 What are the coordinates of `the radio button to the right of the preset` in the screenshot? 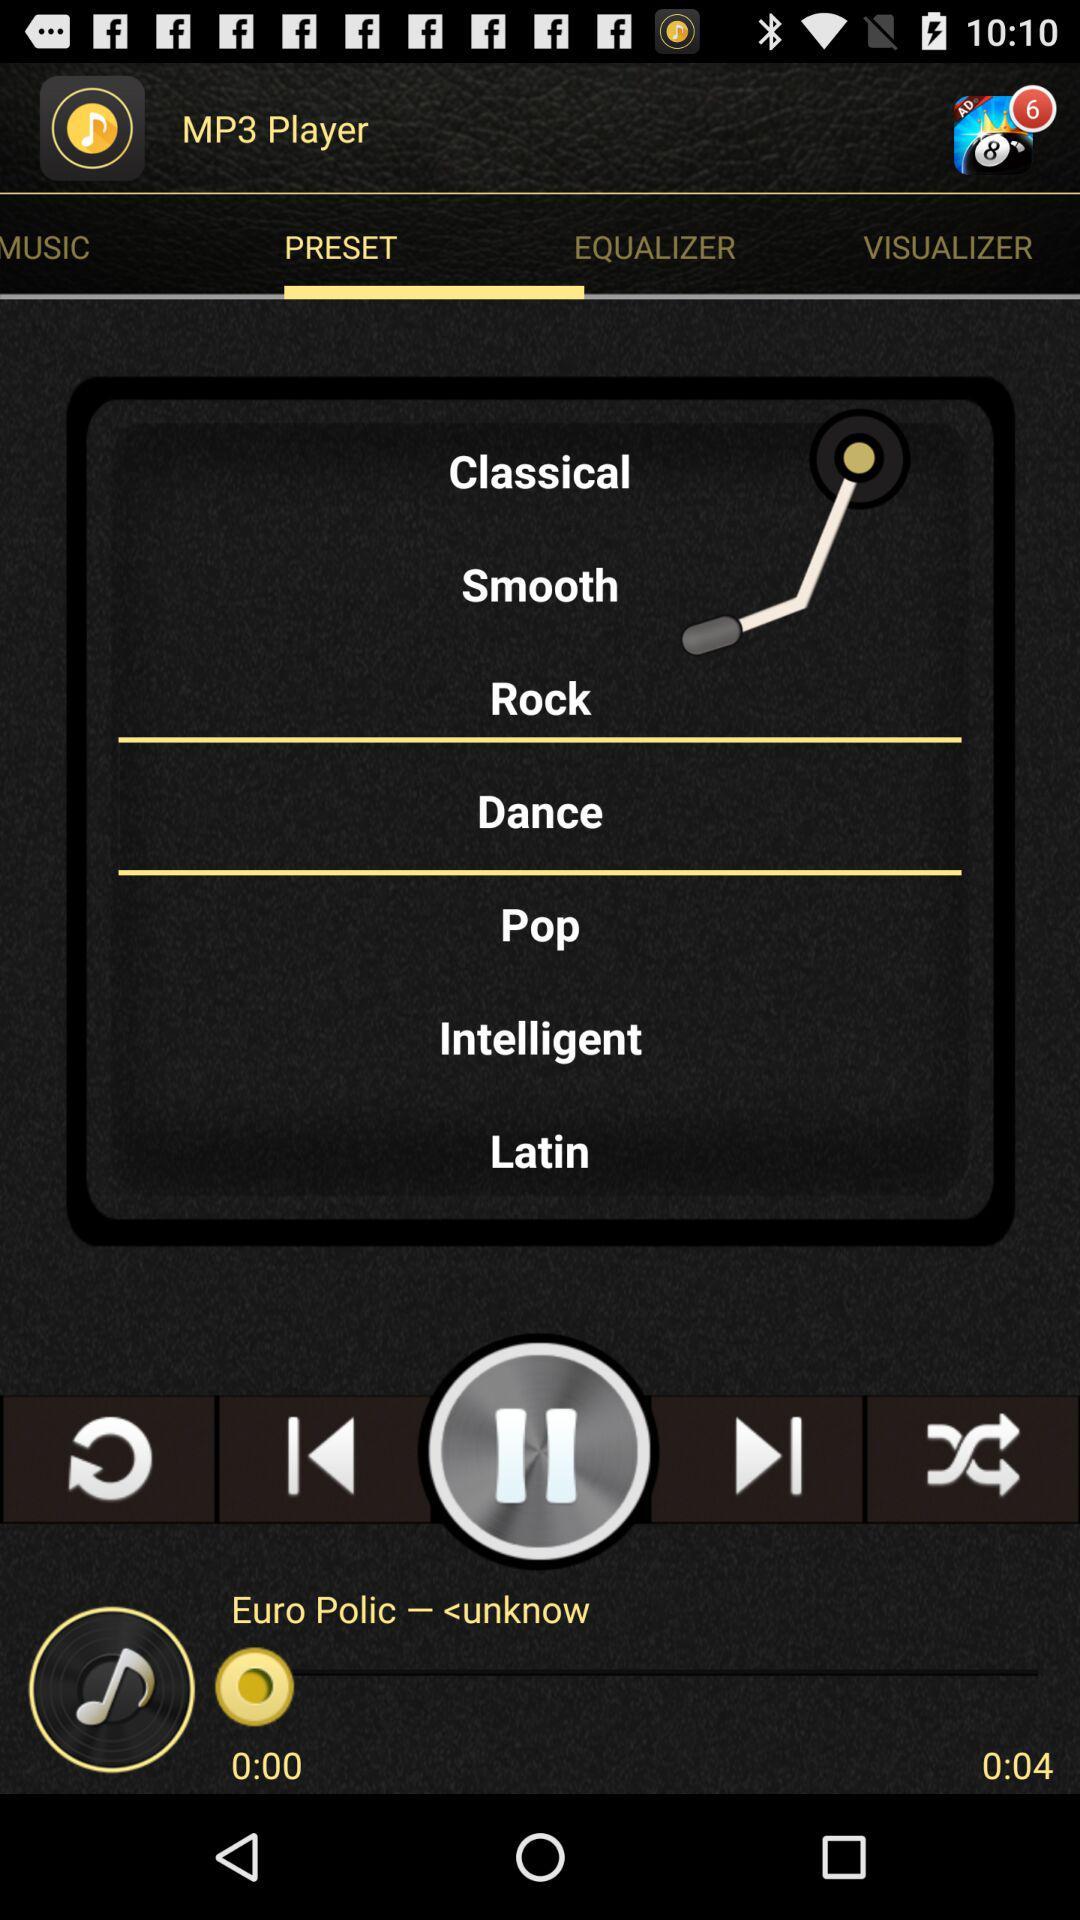 It's located at (970, 245).